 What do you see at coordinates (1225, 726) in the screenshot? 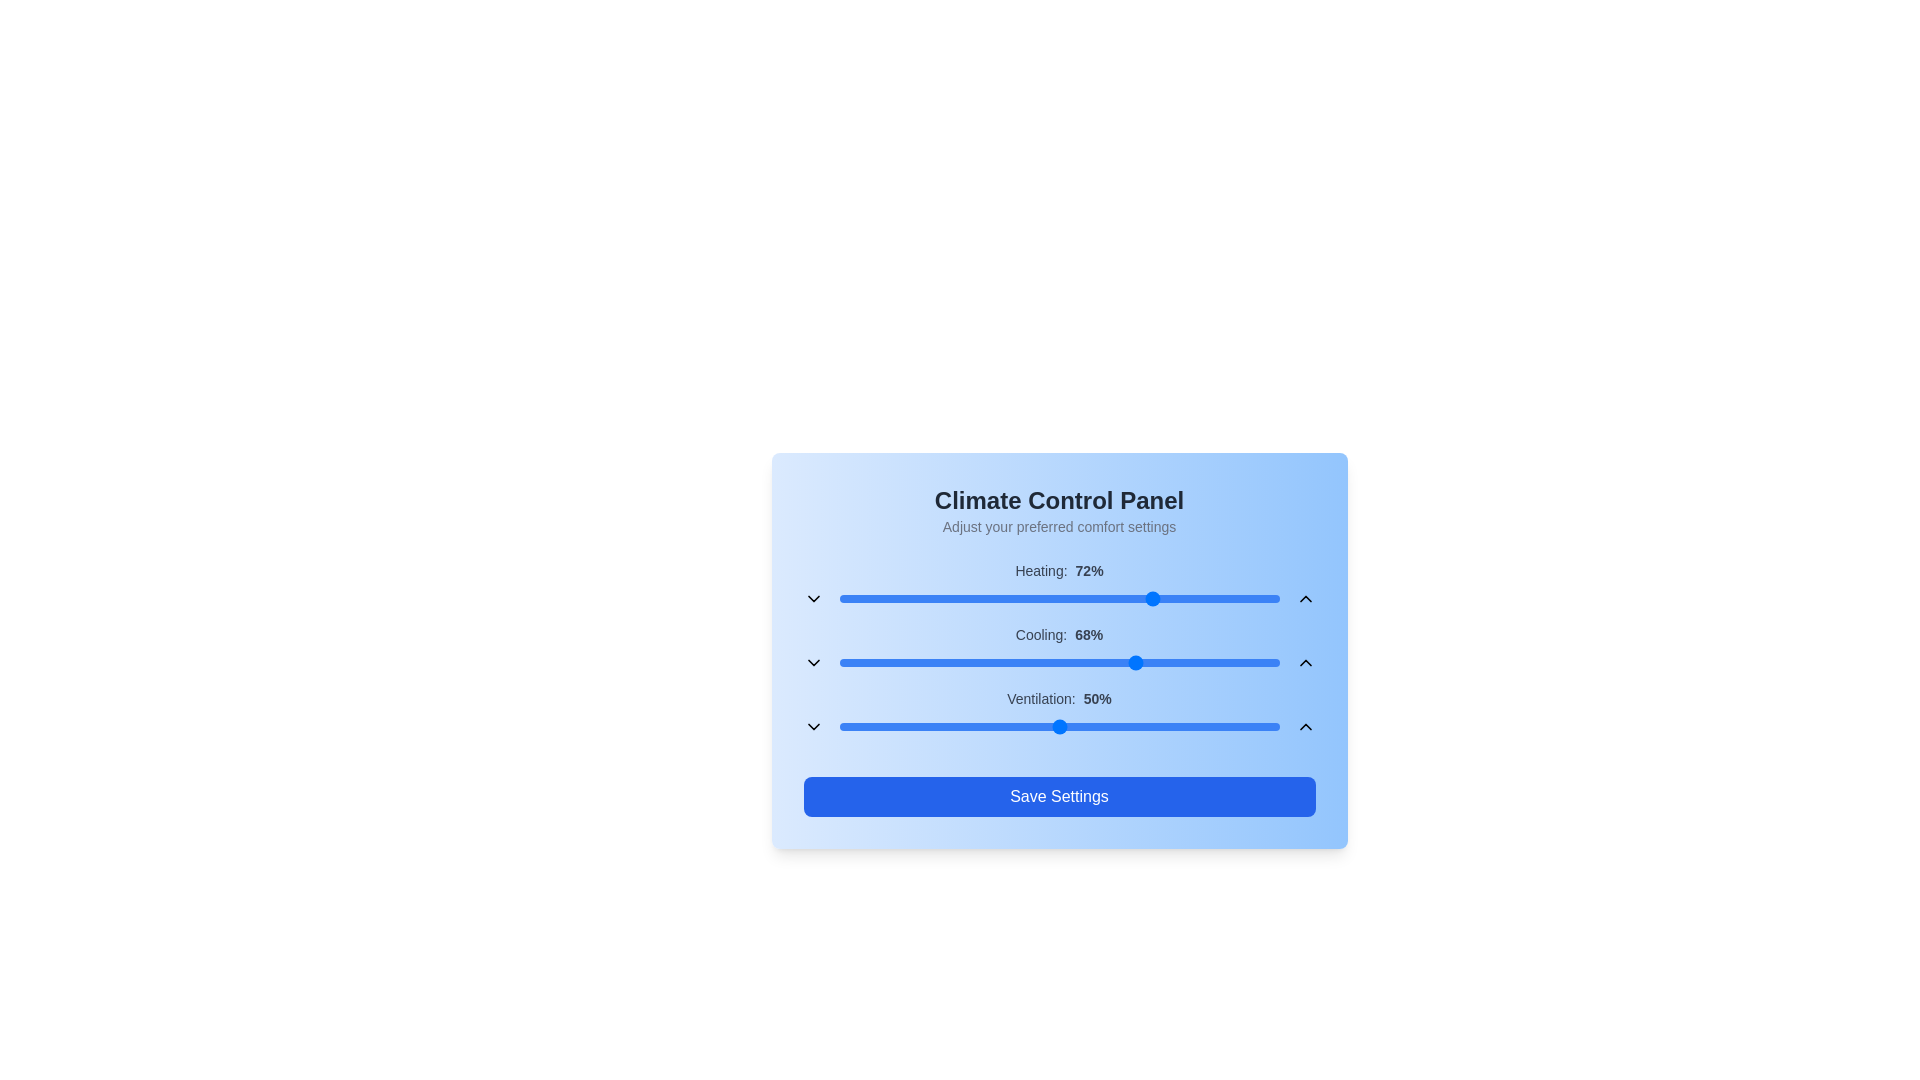
I see `the ventilation slider to 88%` at bounding box center [1225, 726].